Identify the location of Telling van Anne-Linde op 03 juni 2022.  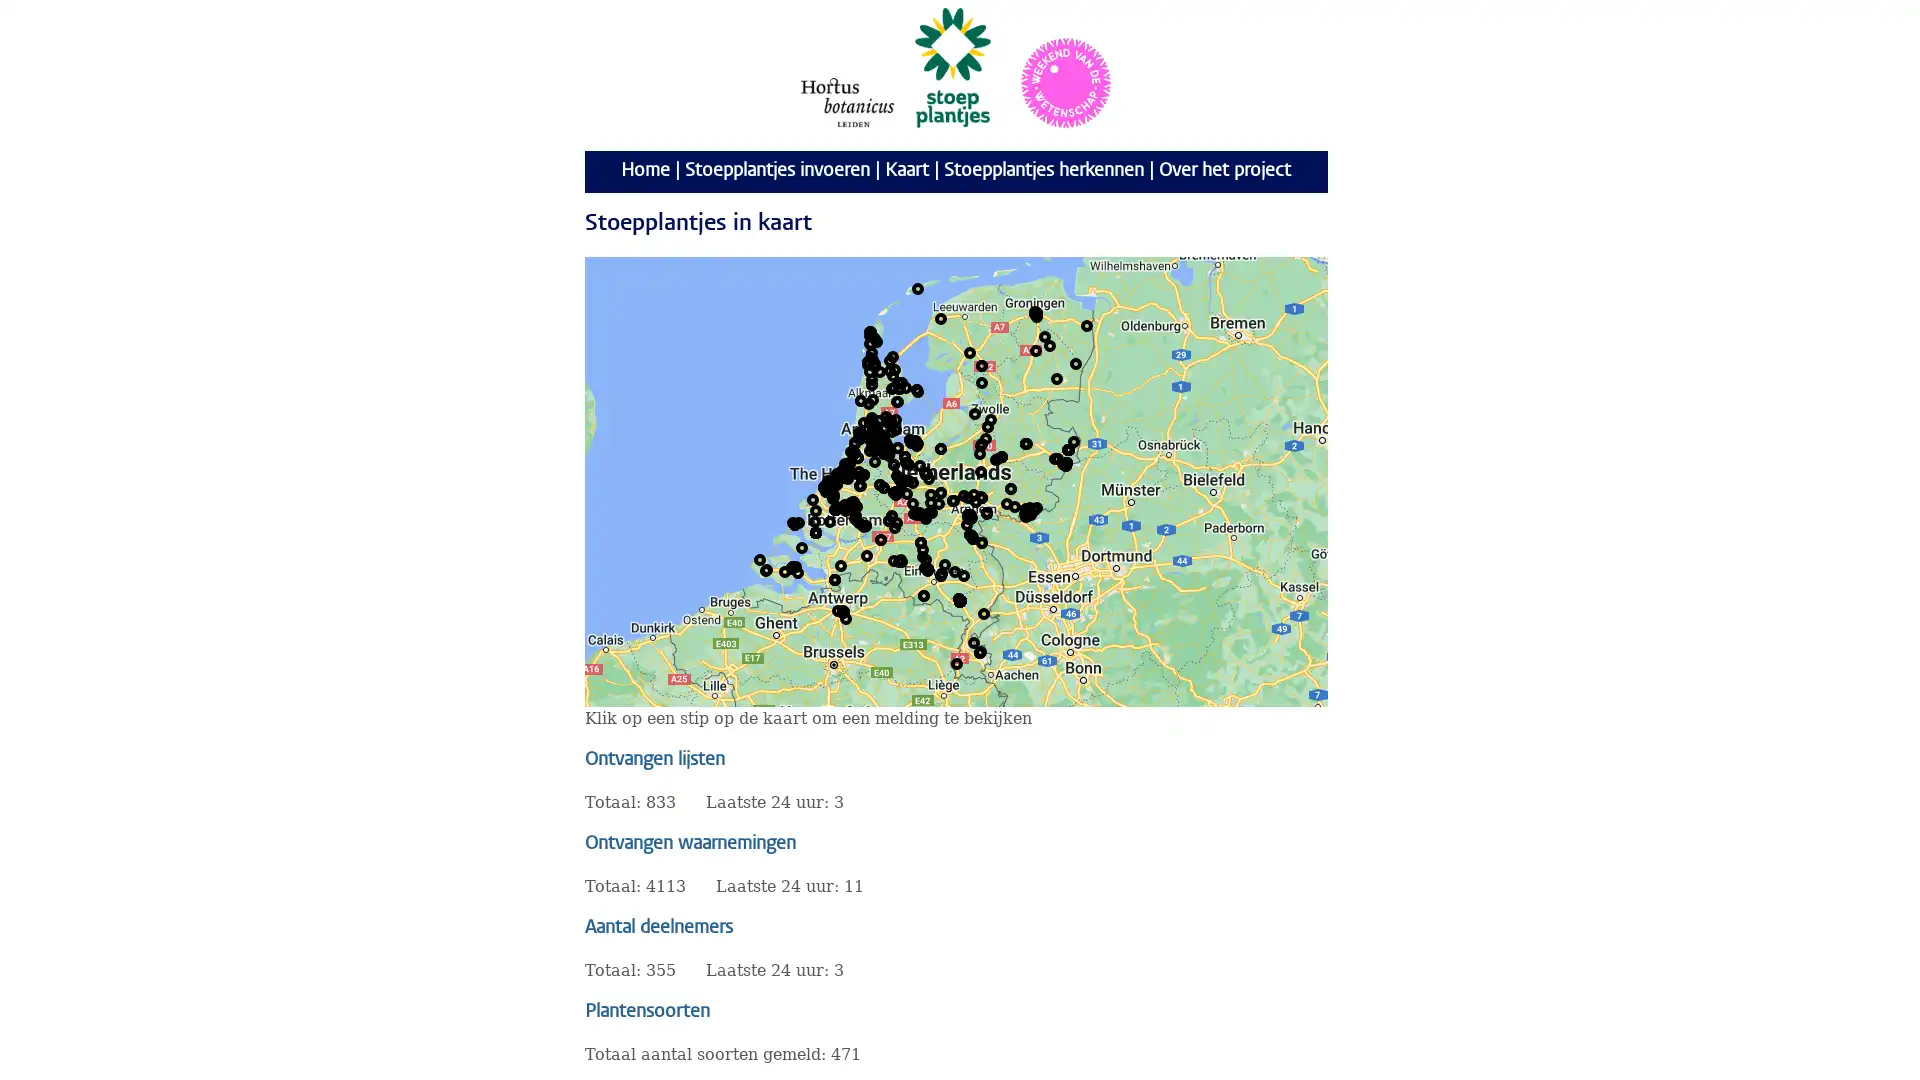
(816, 531).